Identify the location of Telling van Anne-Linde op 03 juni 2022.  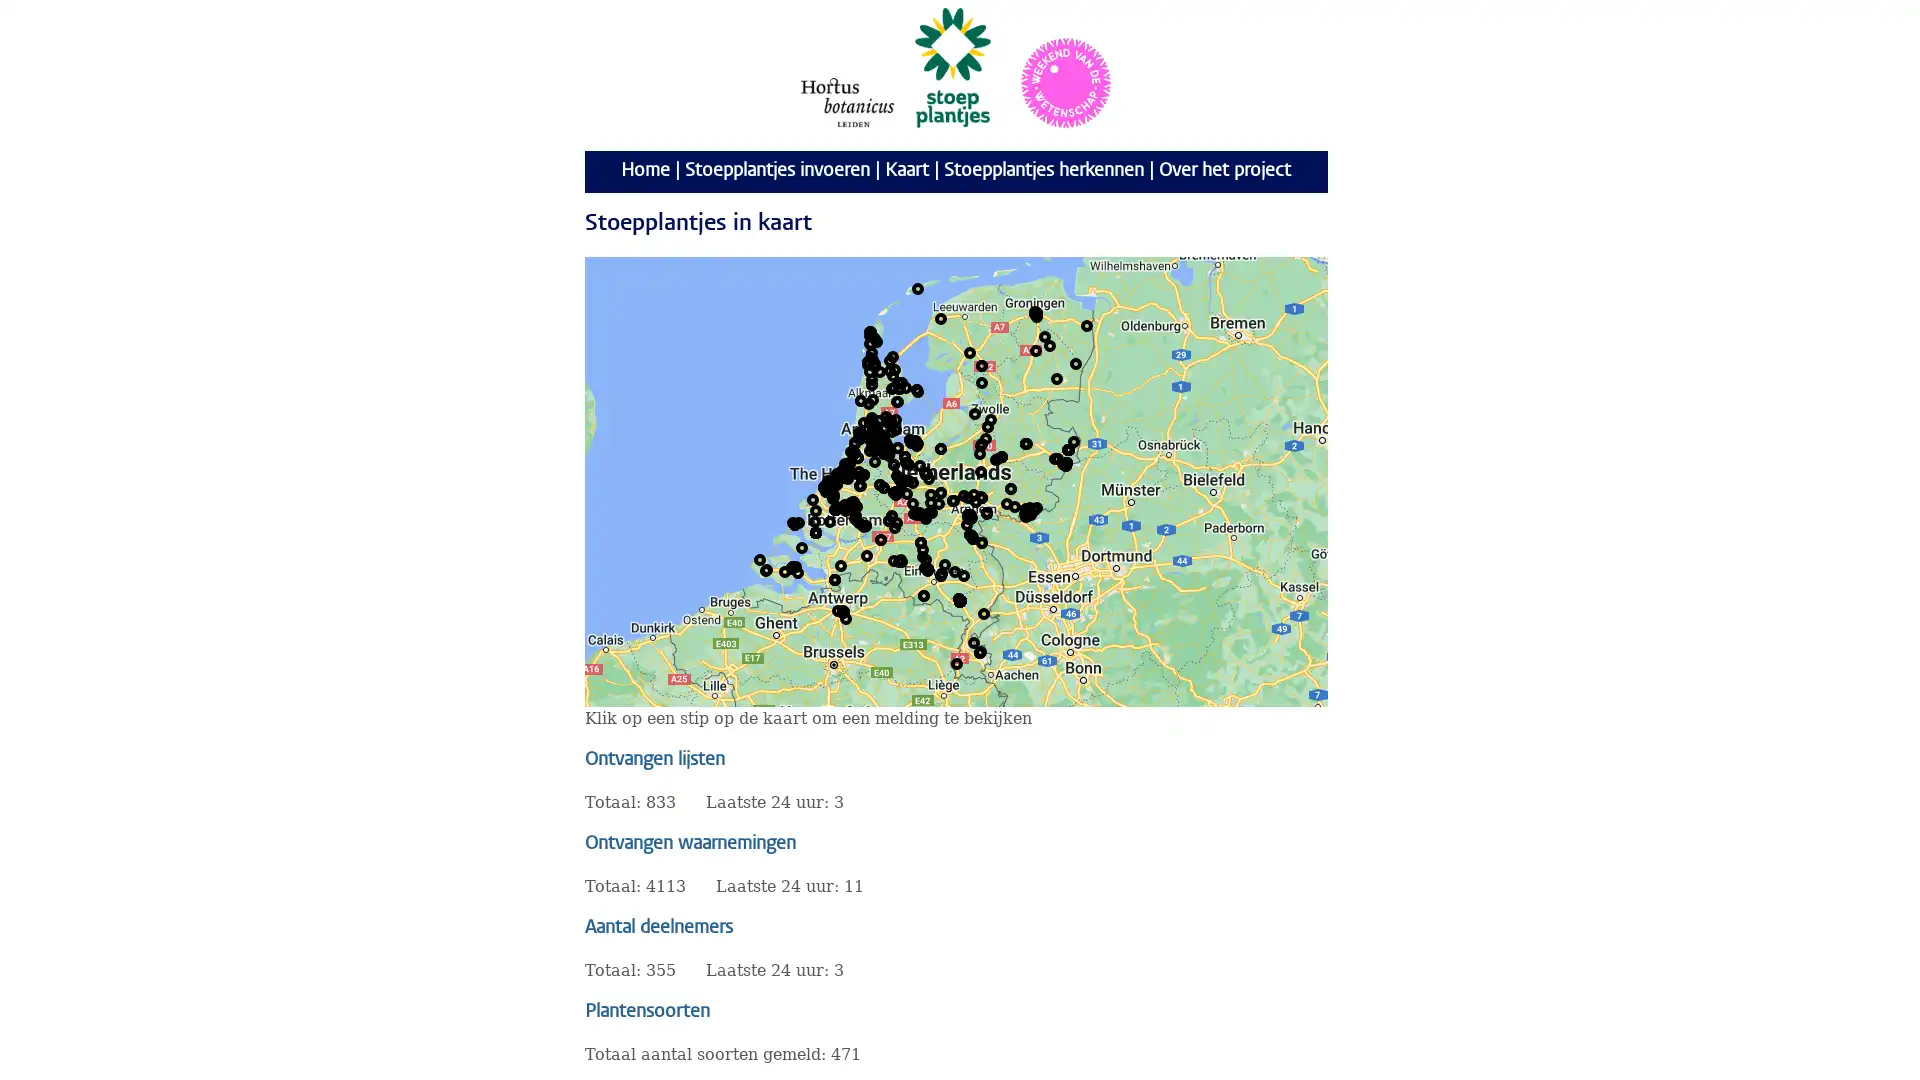
(816, 531).